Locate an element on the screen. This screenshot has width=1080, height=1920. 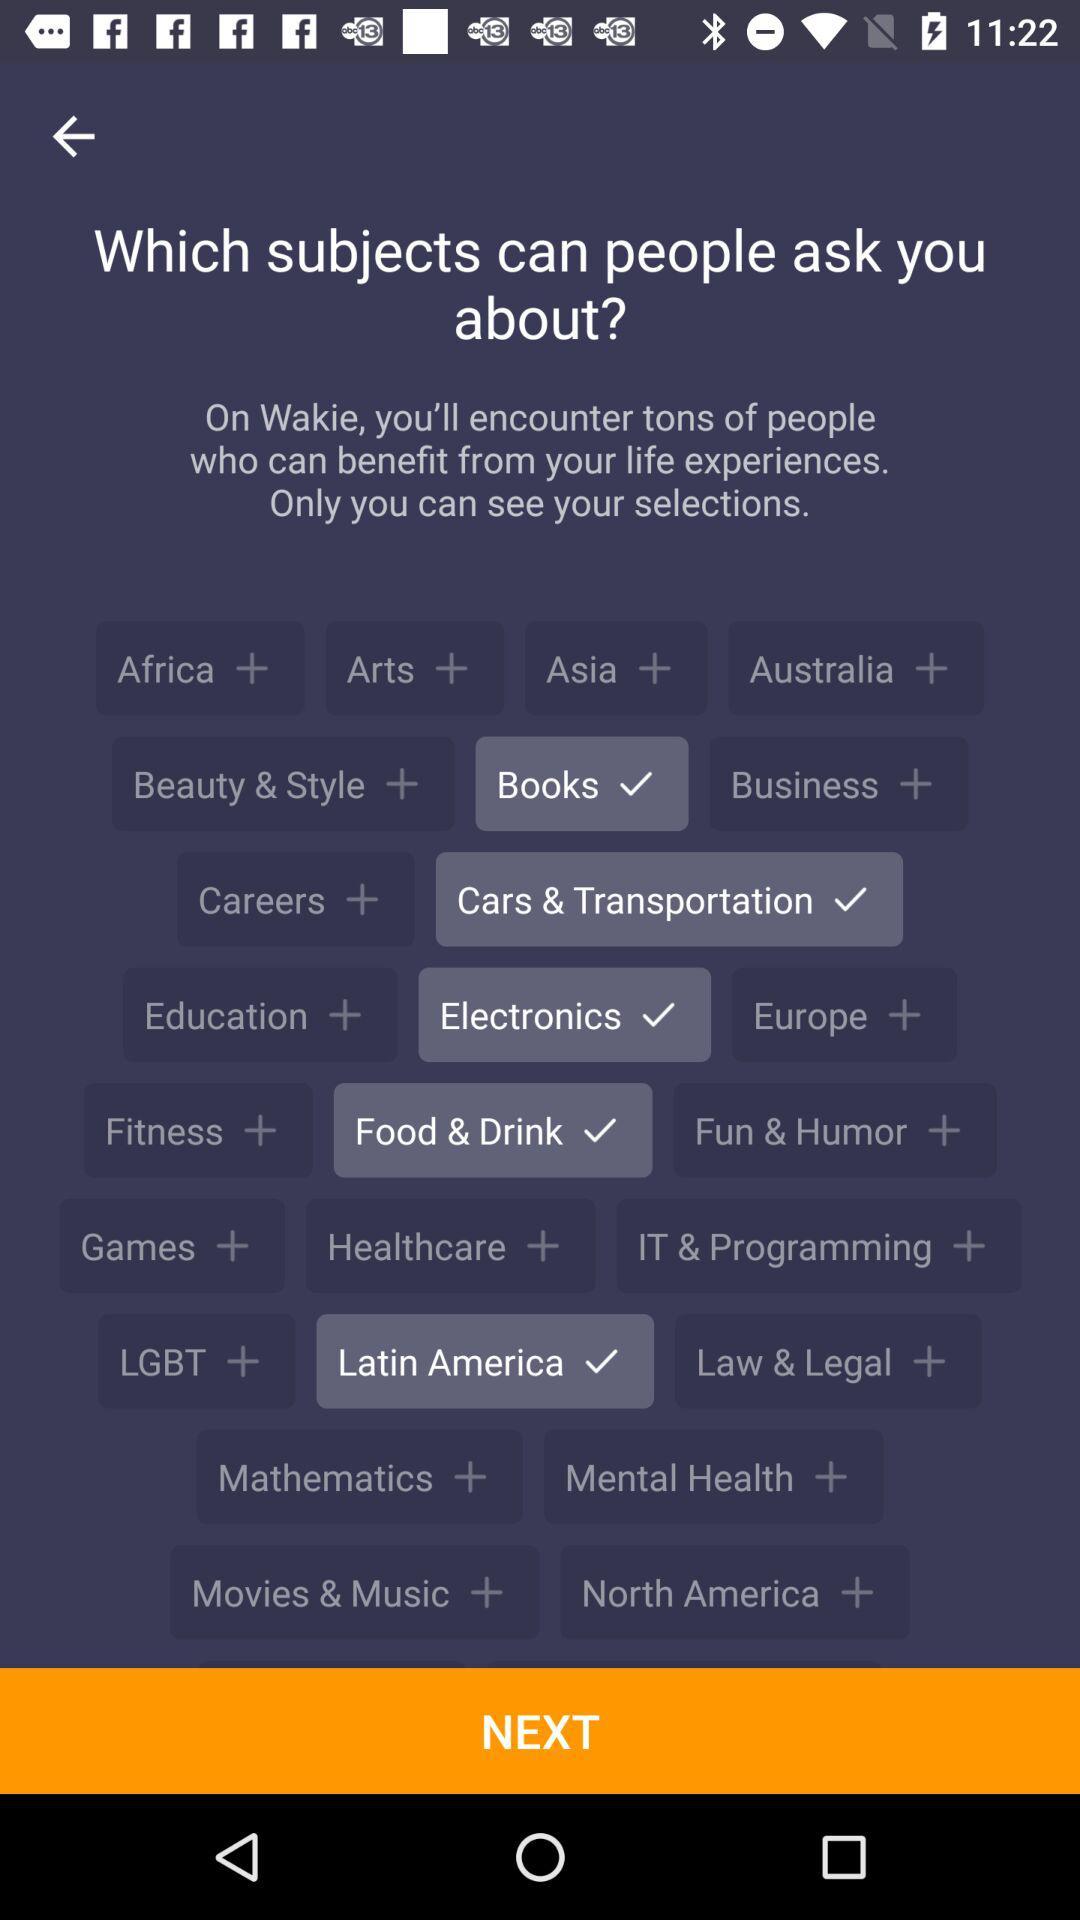
latin america is located at coordinates (485, 1360).